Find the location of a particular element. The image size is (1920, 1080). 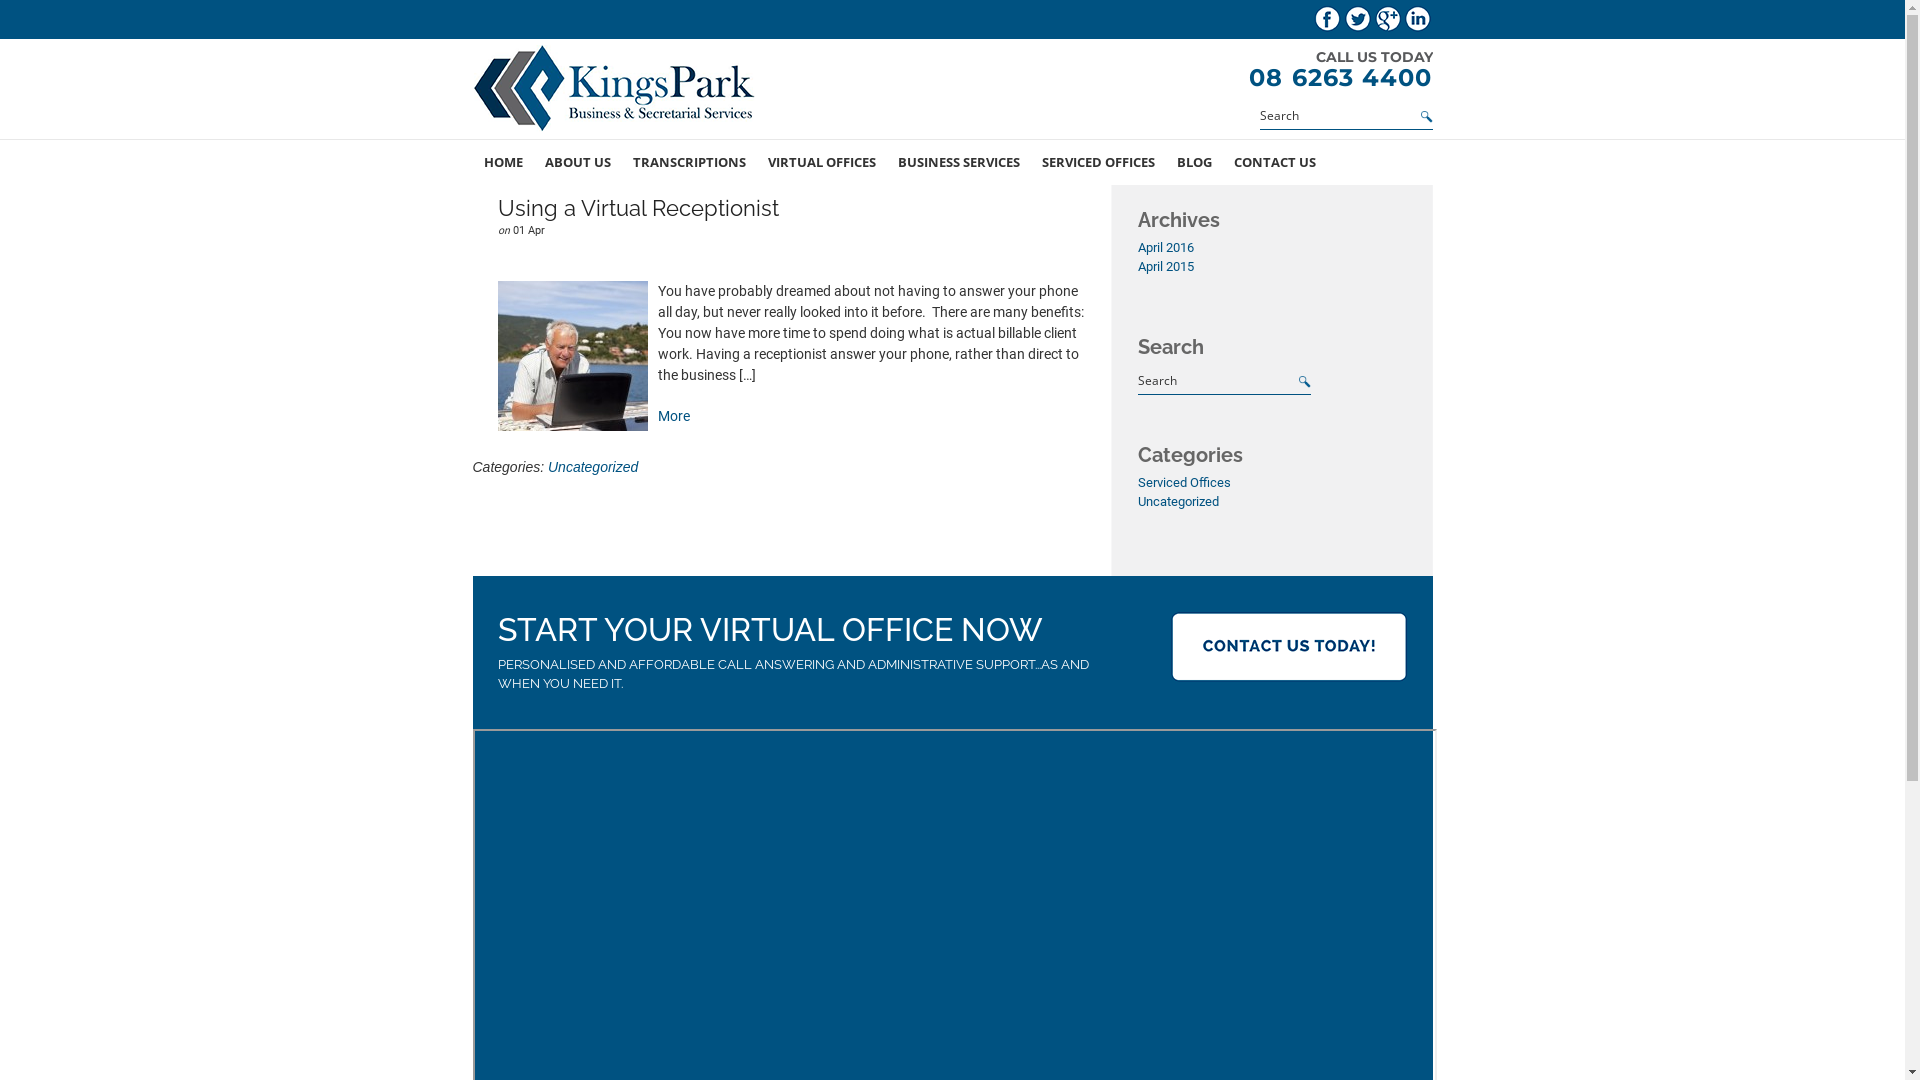

'ABOUT US' is located at coordinates (533, 161).